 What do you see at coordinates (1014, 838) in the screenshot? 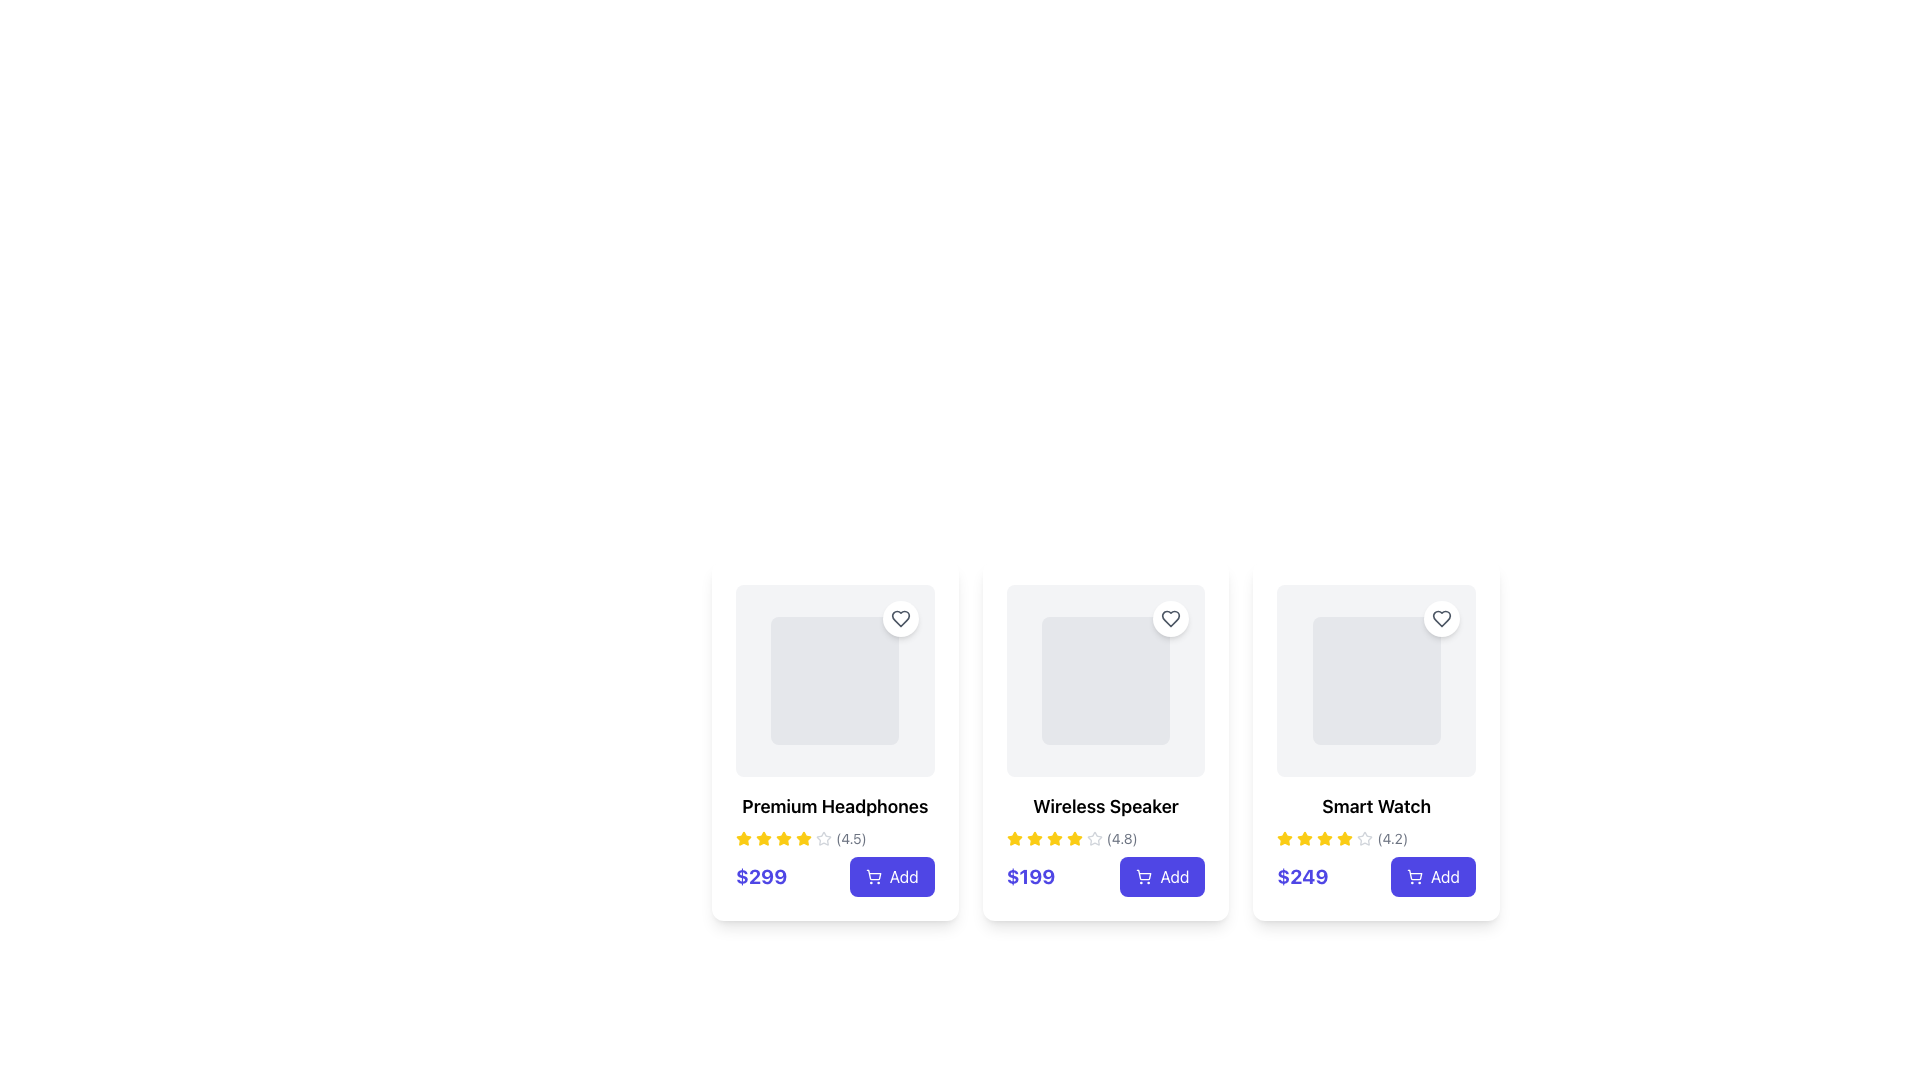
I see `the third star icon in the rating section of the 'Wireless Speaker' product card, which indicates the product's score` at bounding box center [1014, 838].